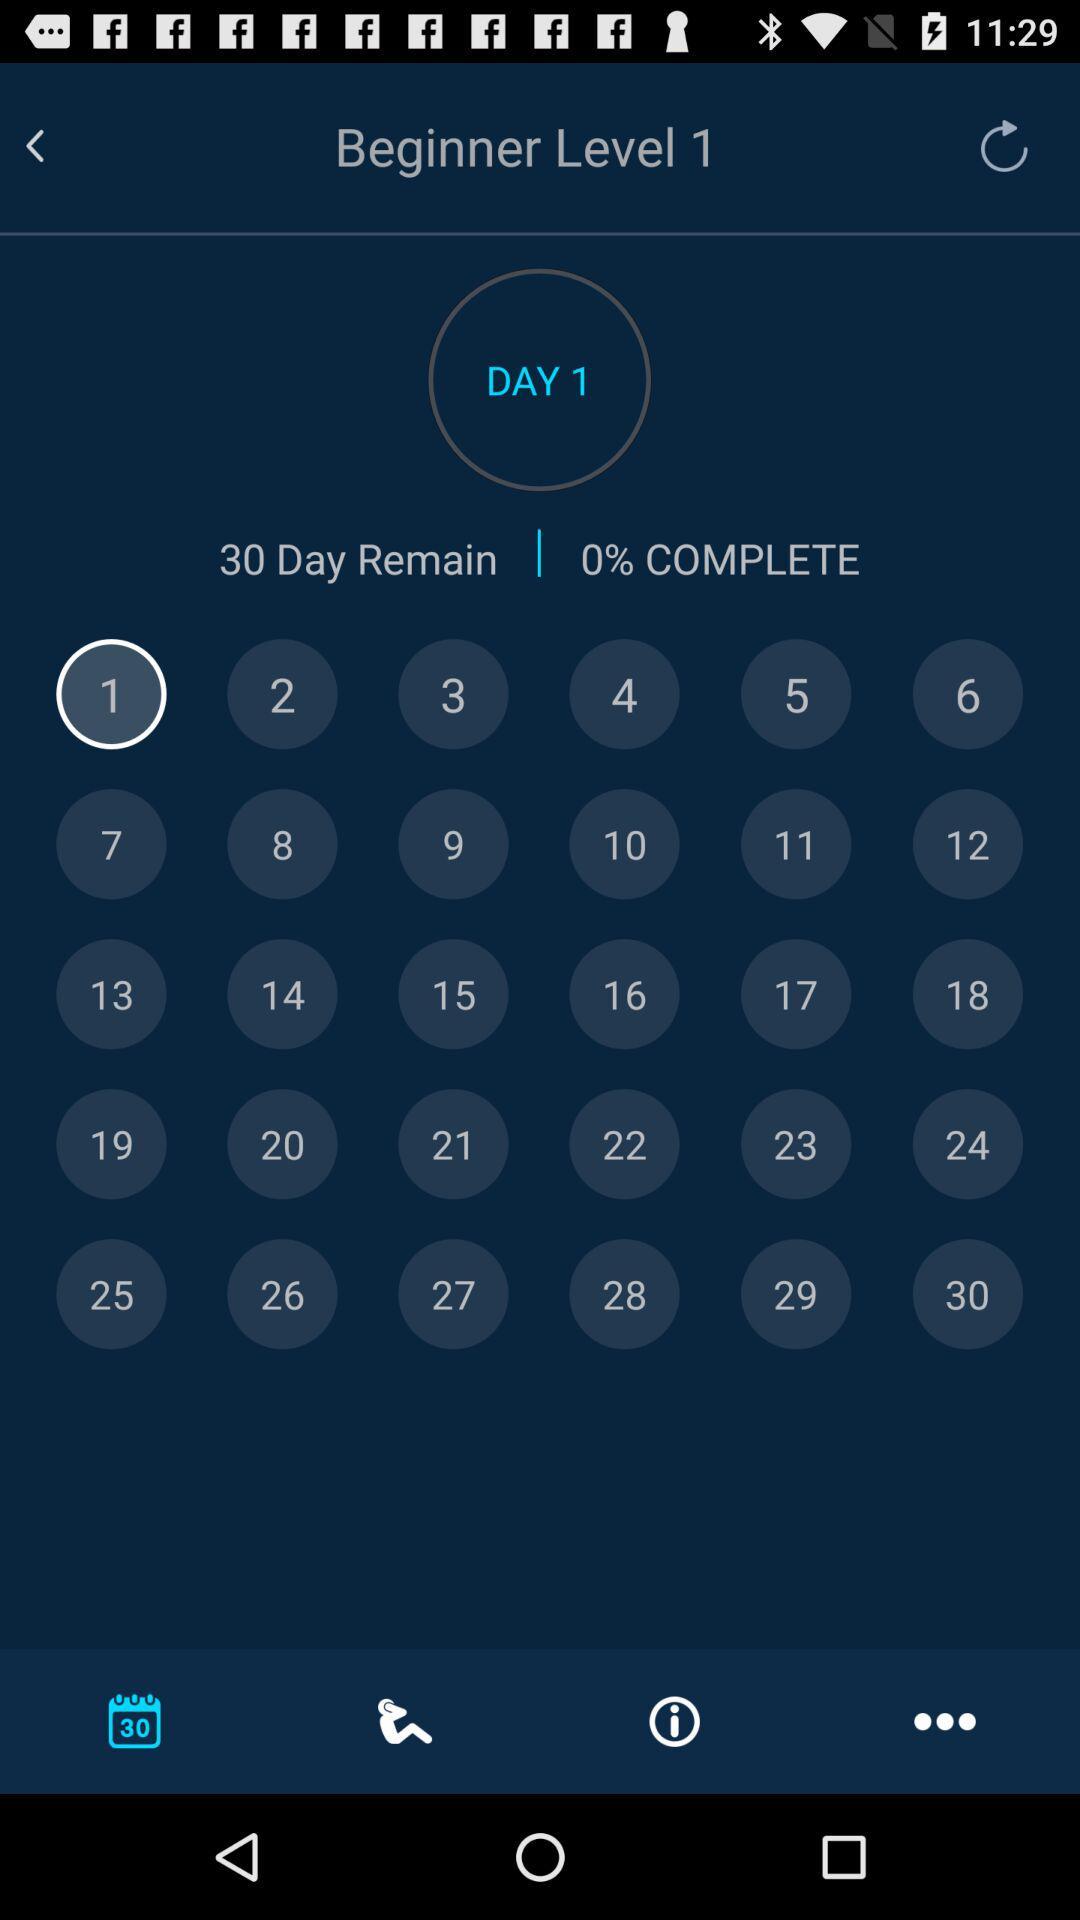 This screenshot has height=1920, width=1080. Describe the element at coordinates (282, 994) in the screenshot. I see `highlights the number 14` at that location.